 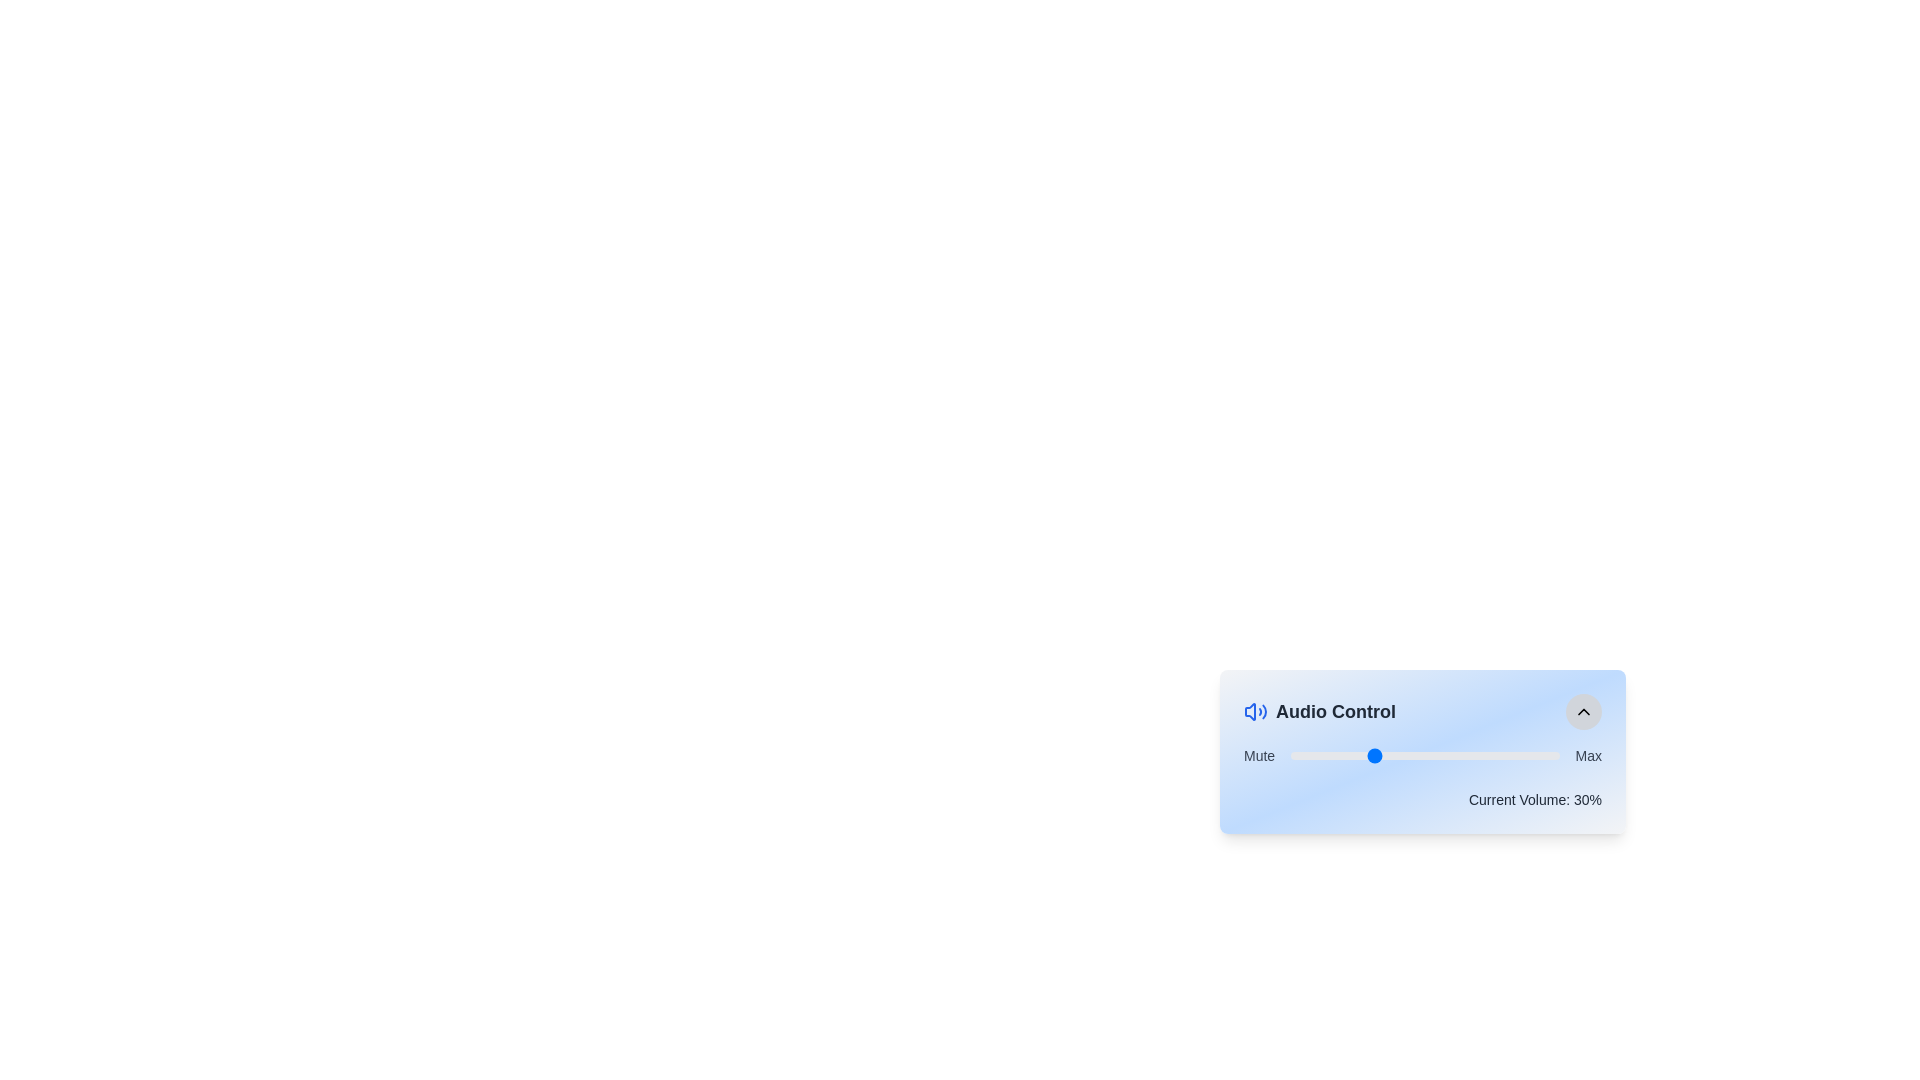 What do you see at coordinates (1384, 756) in the screenshot?
I see `the volume level` at bounding box center [1384, 756].